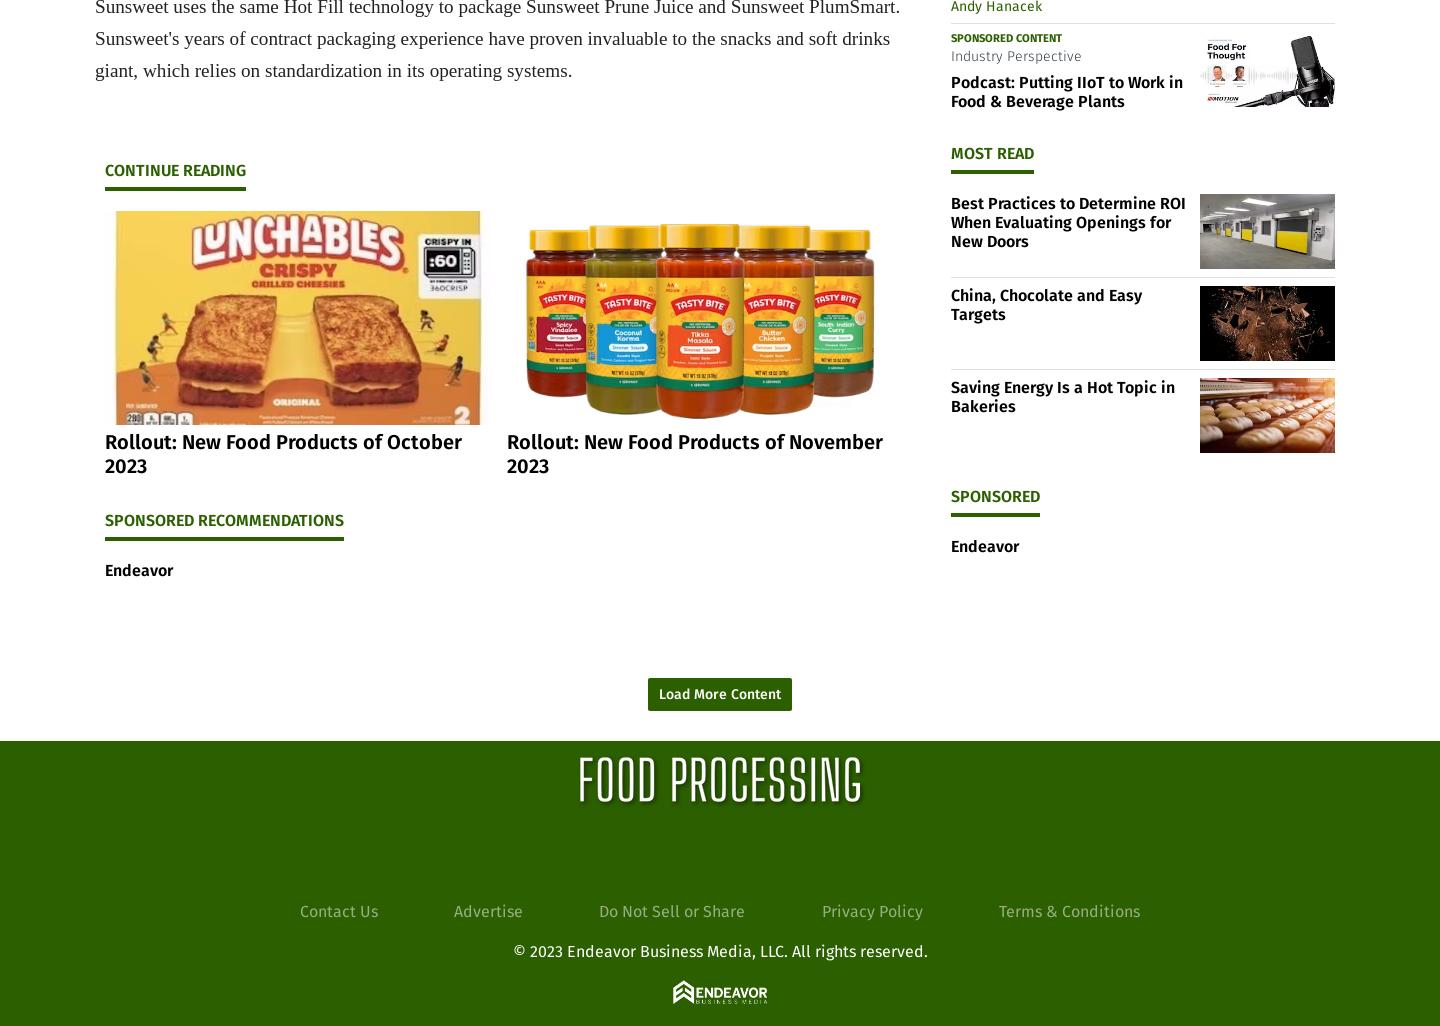 Image resolution: width=1440 pixels, height=1026 pixels. Describe the element at coordinates (1068, 222) in the screenshot. I see `'Best Practices to Determine ROI When Evaluating Openings for New Doors'` at that location.